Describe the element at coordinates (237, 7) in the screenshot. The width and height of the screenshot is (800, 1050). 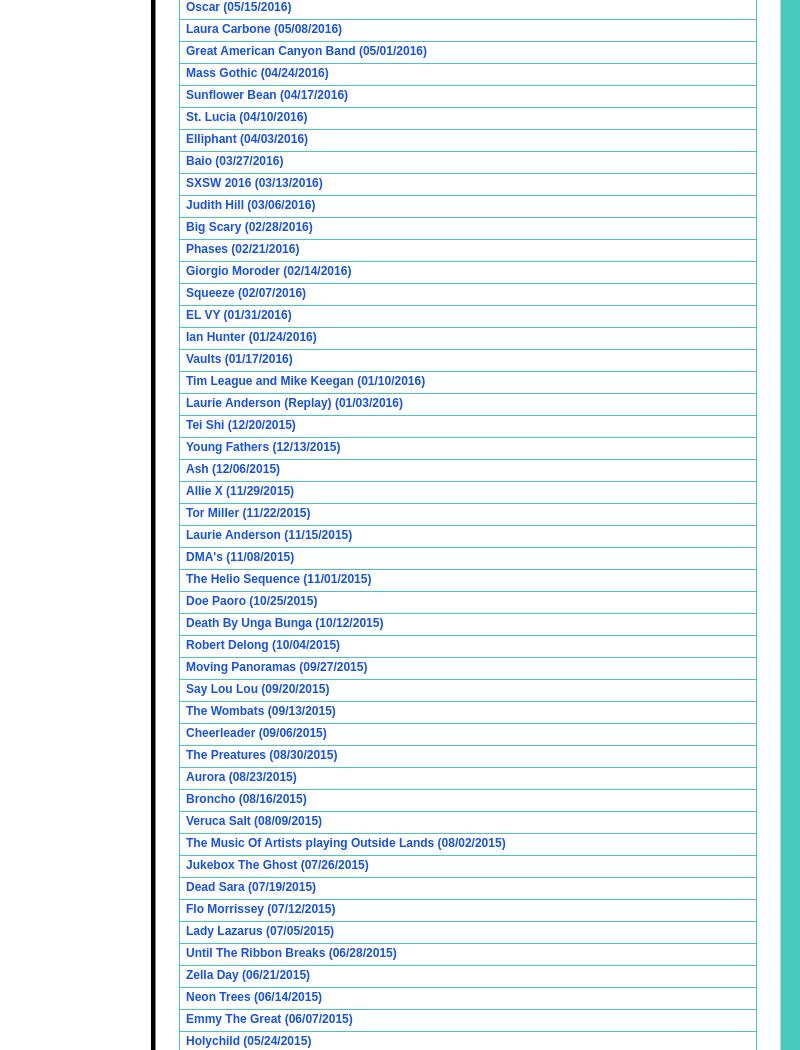
I see `'Oscar (05/15/2016)'` at that location.